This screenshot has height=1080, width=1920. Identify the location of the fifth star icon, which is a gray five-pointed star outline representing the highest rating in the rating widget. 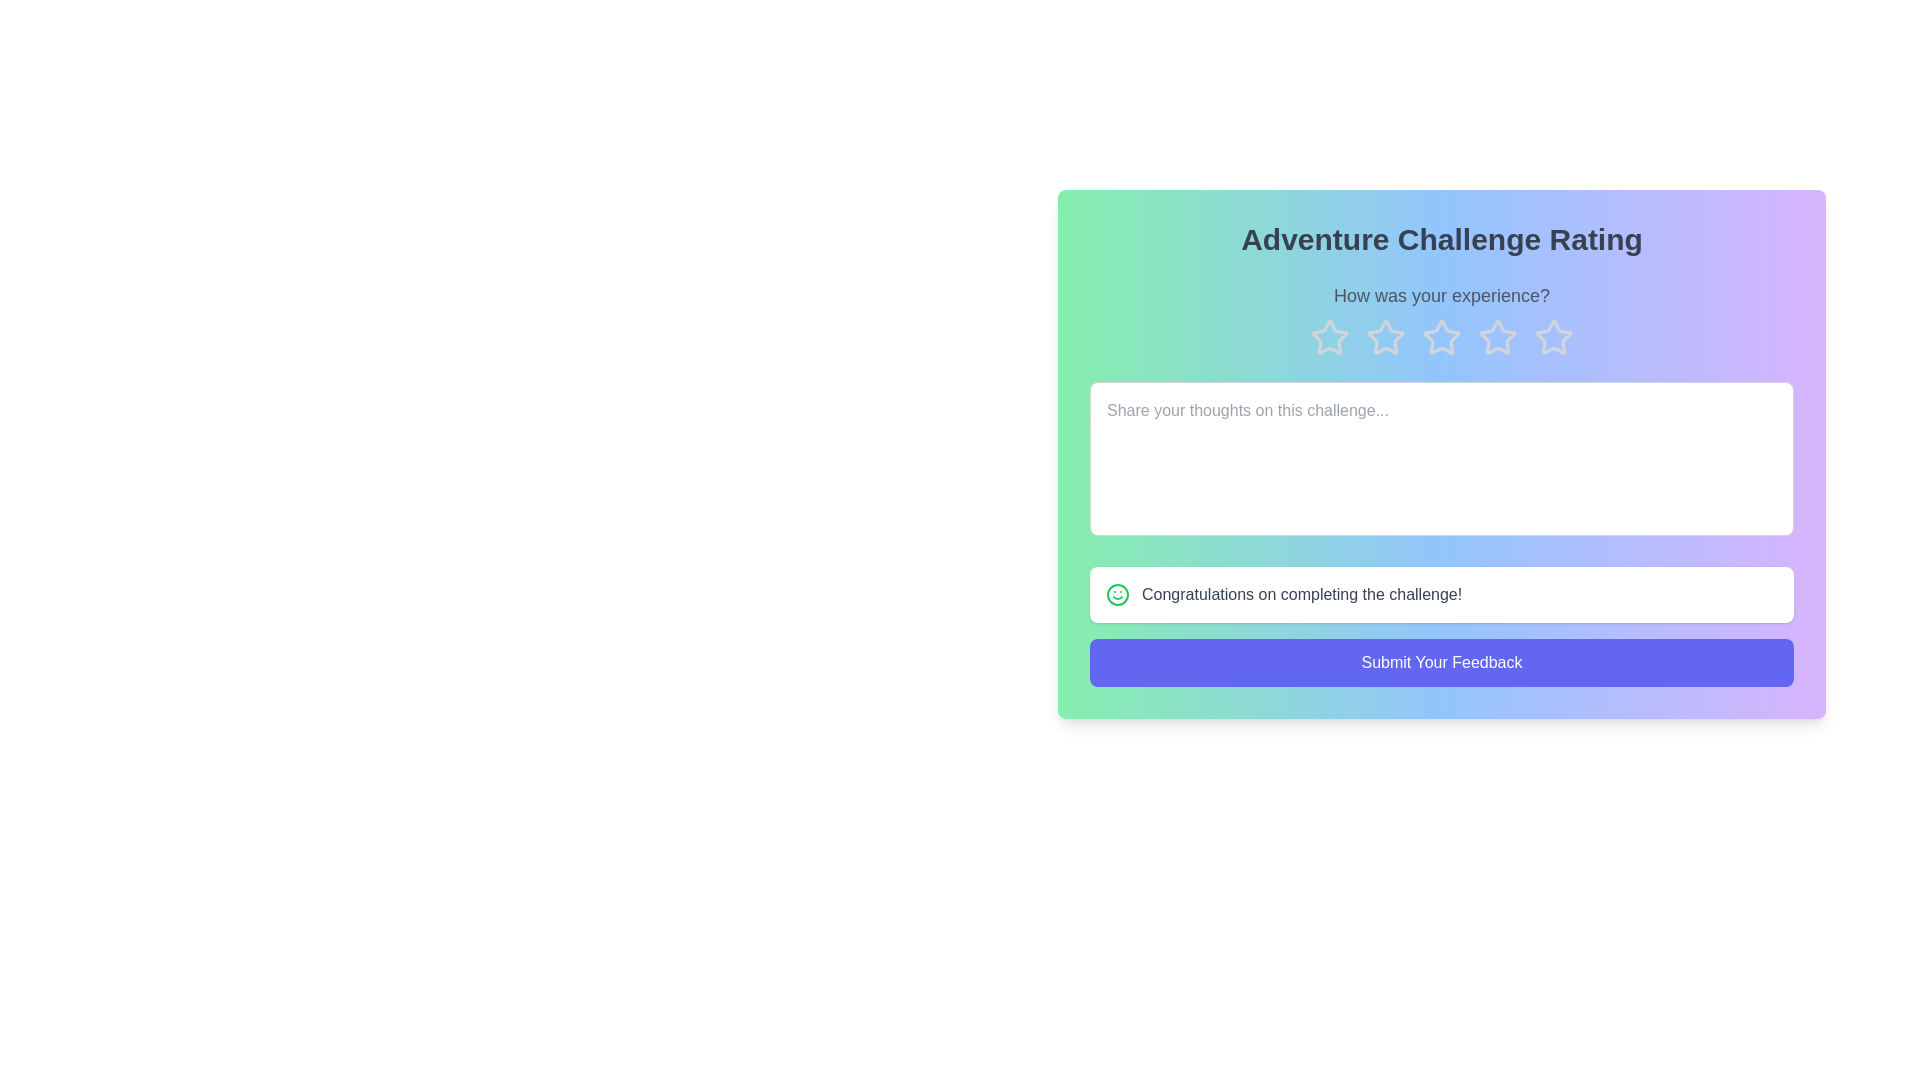
(1553, 336).